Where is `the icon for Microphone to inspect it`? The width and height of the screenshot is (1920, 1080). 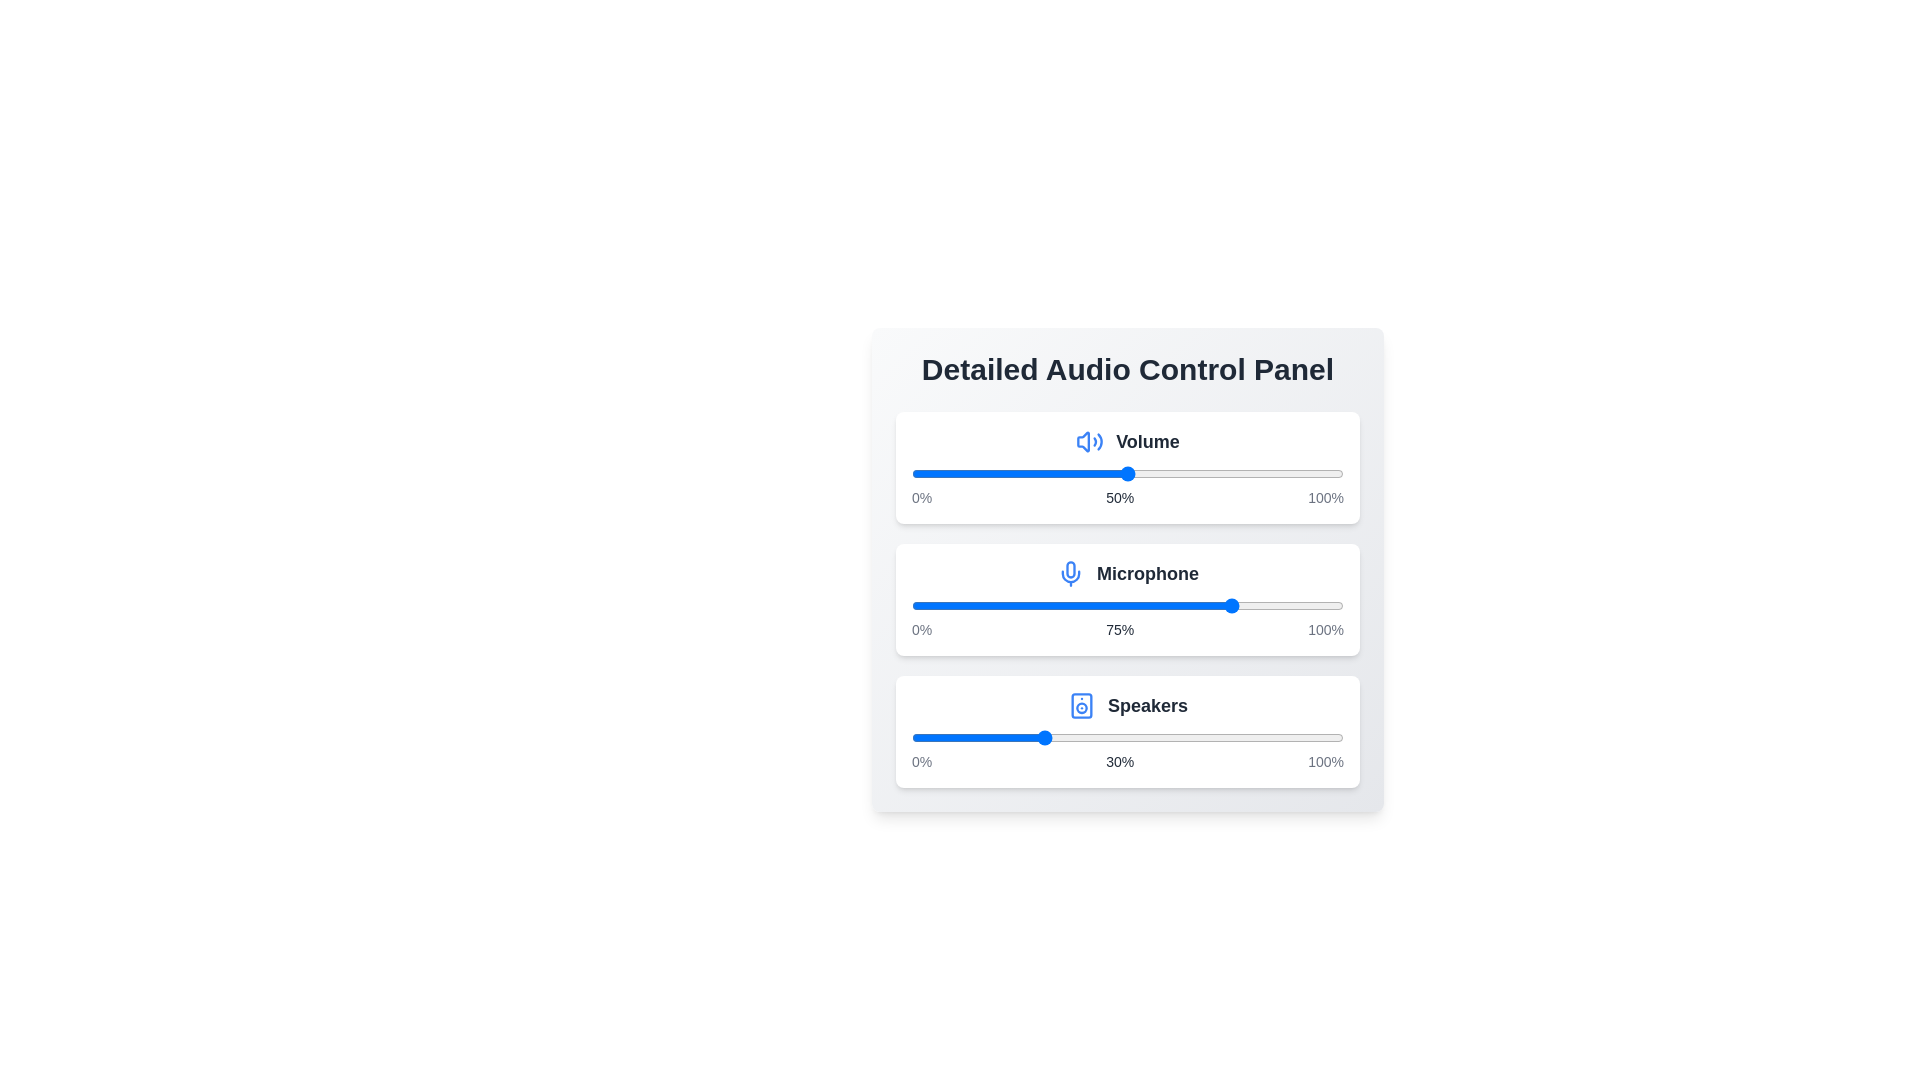
the icon for Microphone to inspect it is located at coordinates (1069, 574).